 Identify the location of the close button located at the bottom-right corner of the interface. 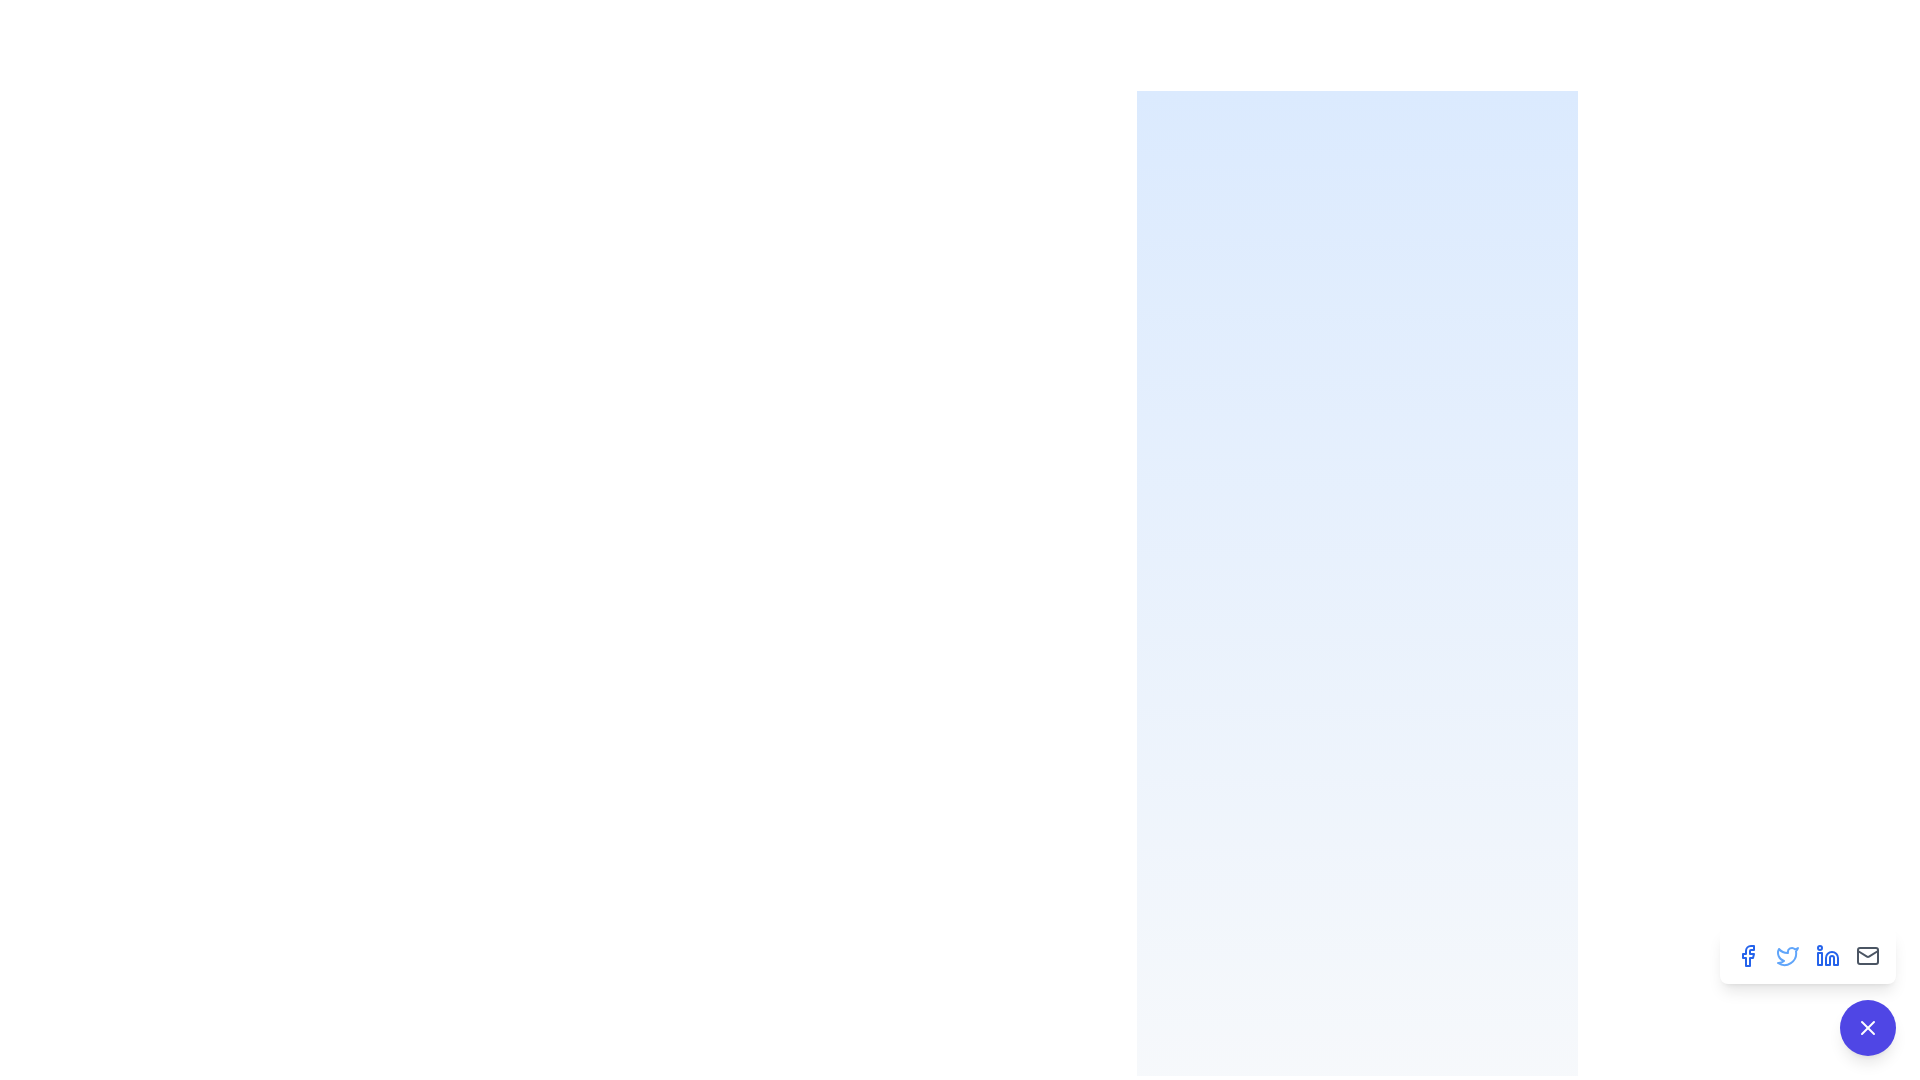
(1866, 1028).